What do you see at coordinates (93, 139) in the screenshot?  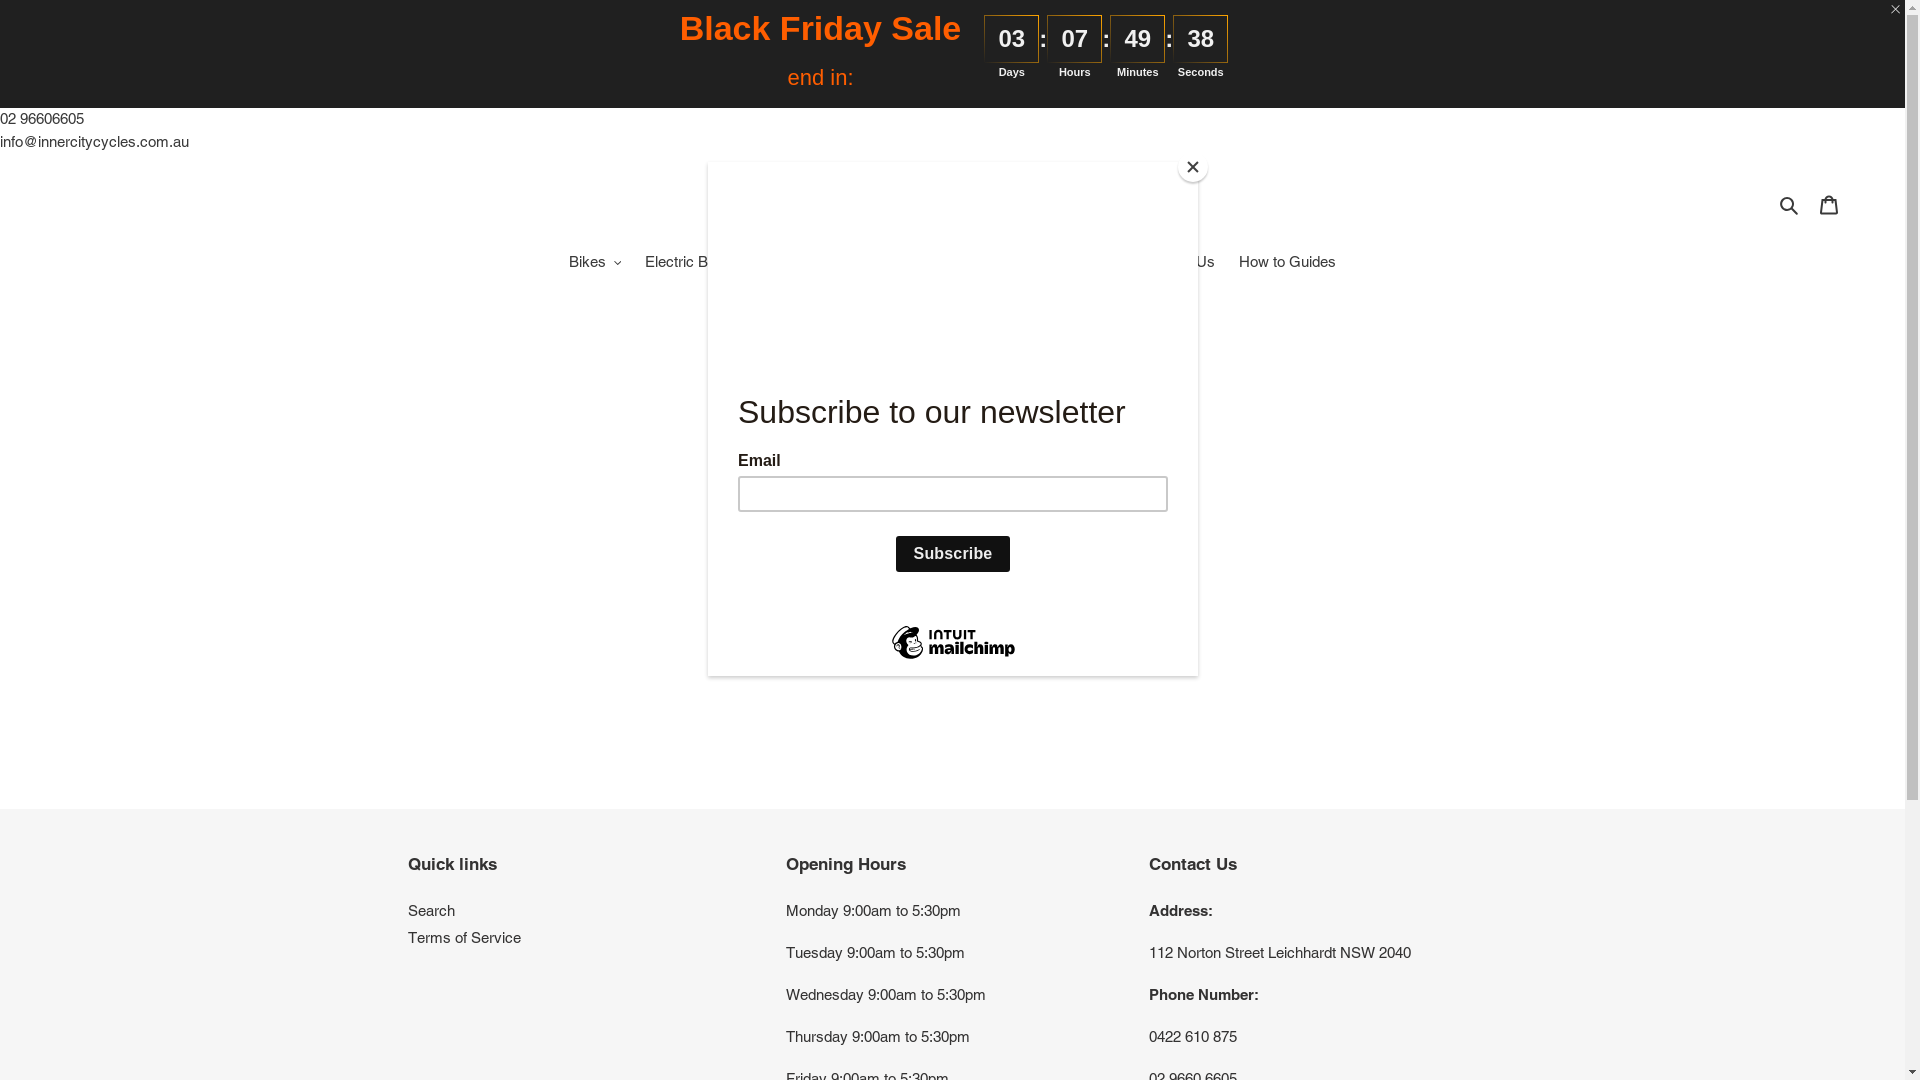 I see `'info@innercitycycles.com.au'` at bounding box center [93, 139].